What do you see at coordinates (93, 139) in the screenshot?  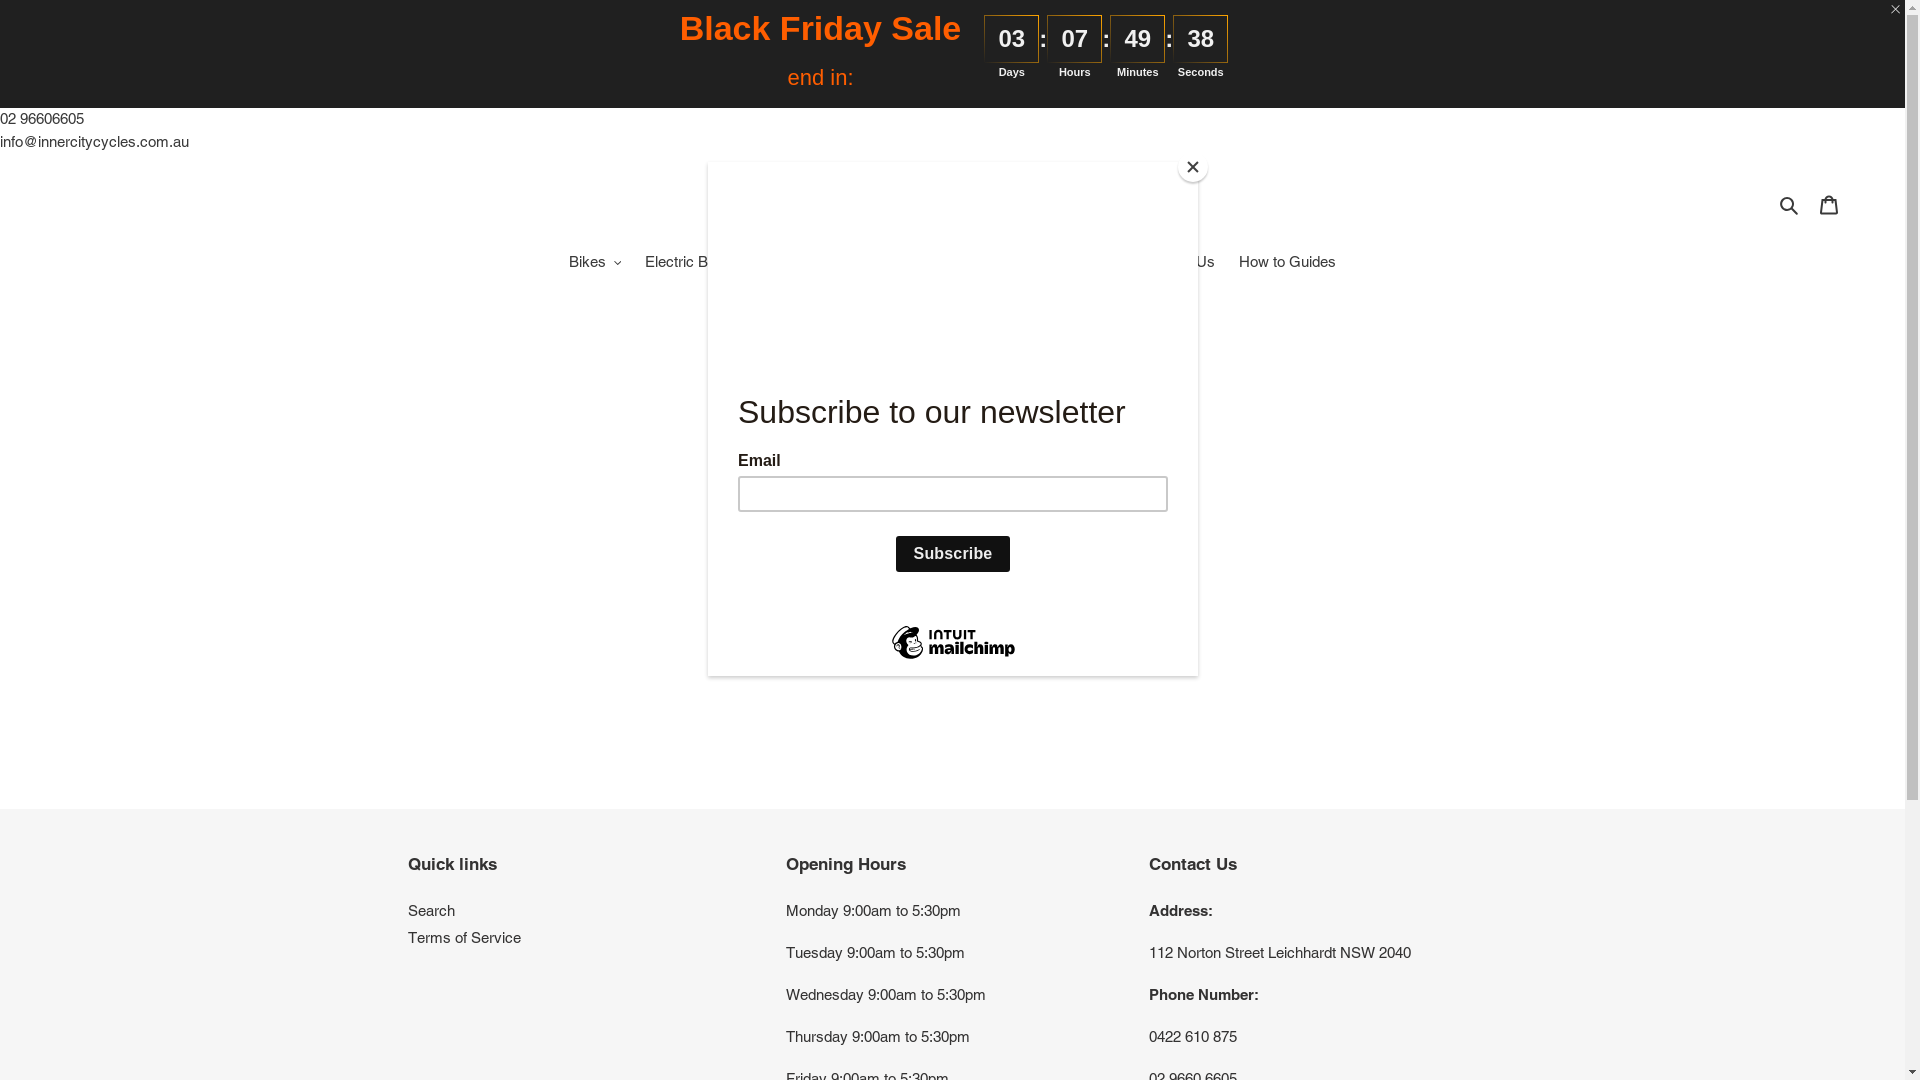 I see `'info@innercitycycles.com.au'` at bounding box center [93, 139].